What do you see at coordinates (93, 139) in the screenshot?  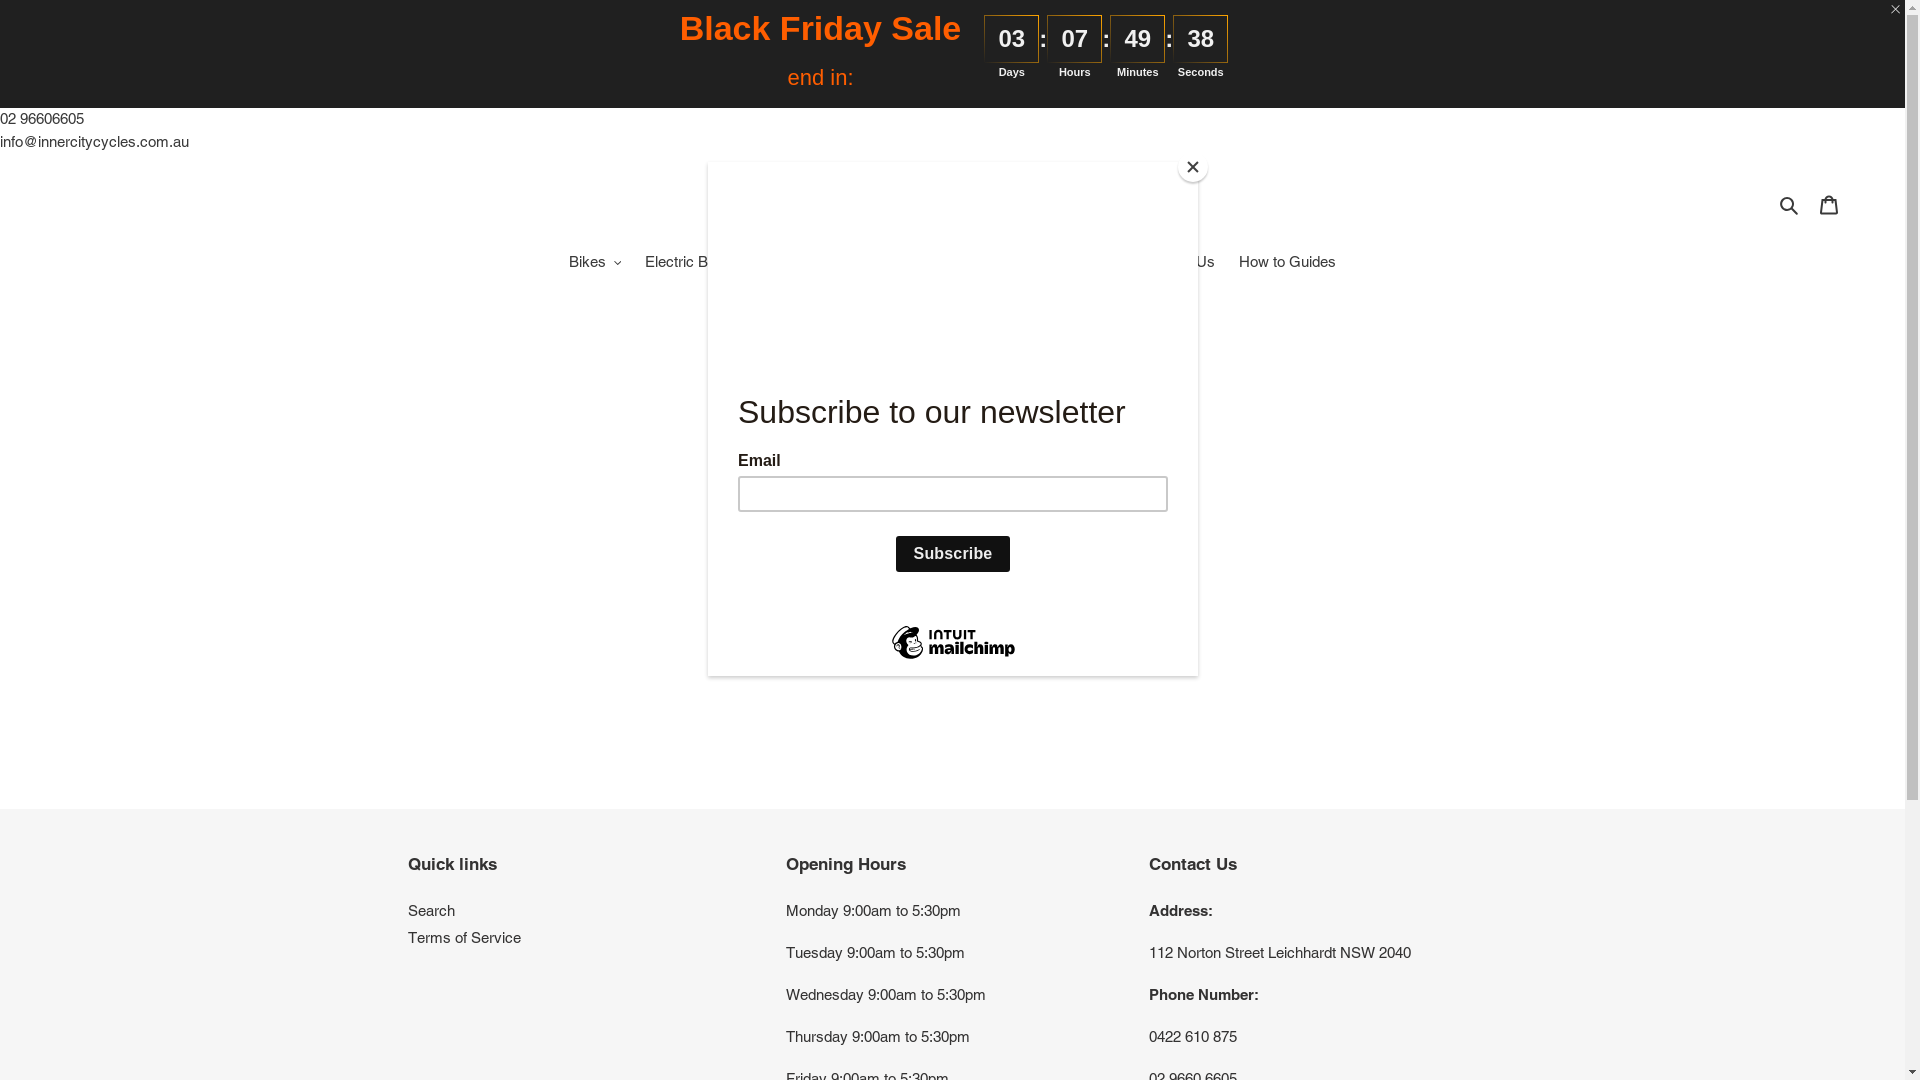 I see `'info@innercitycycles.com.au'` at bounding box center [93, 139].